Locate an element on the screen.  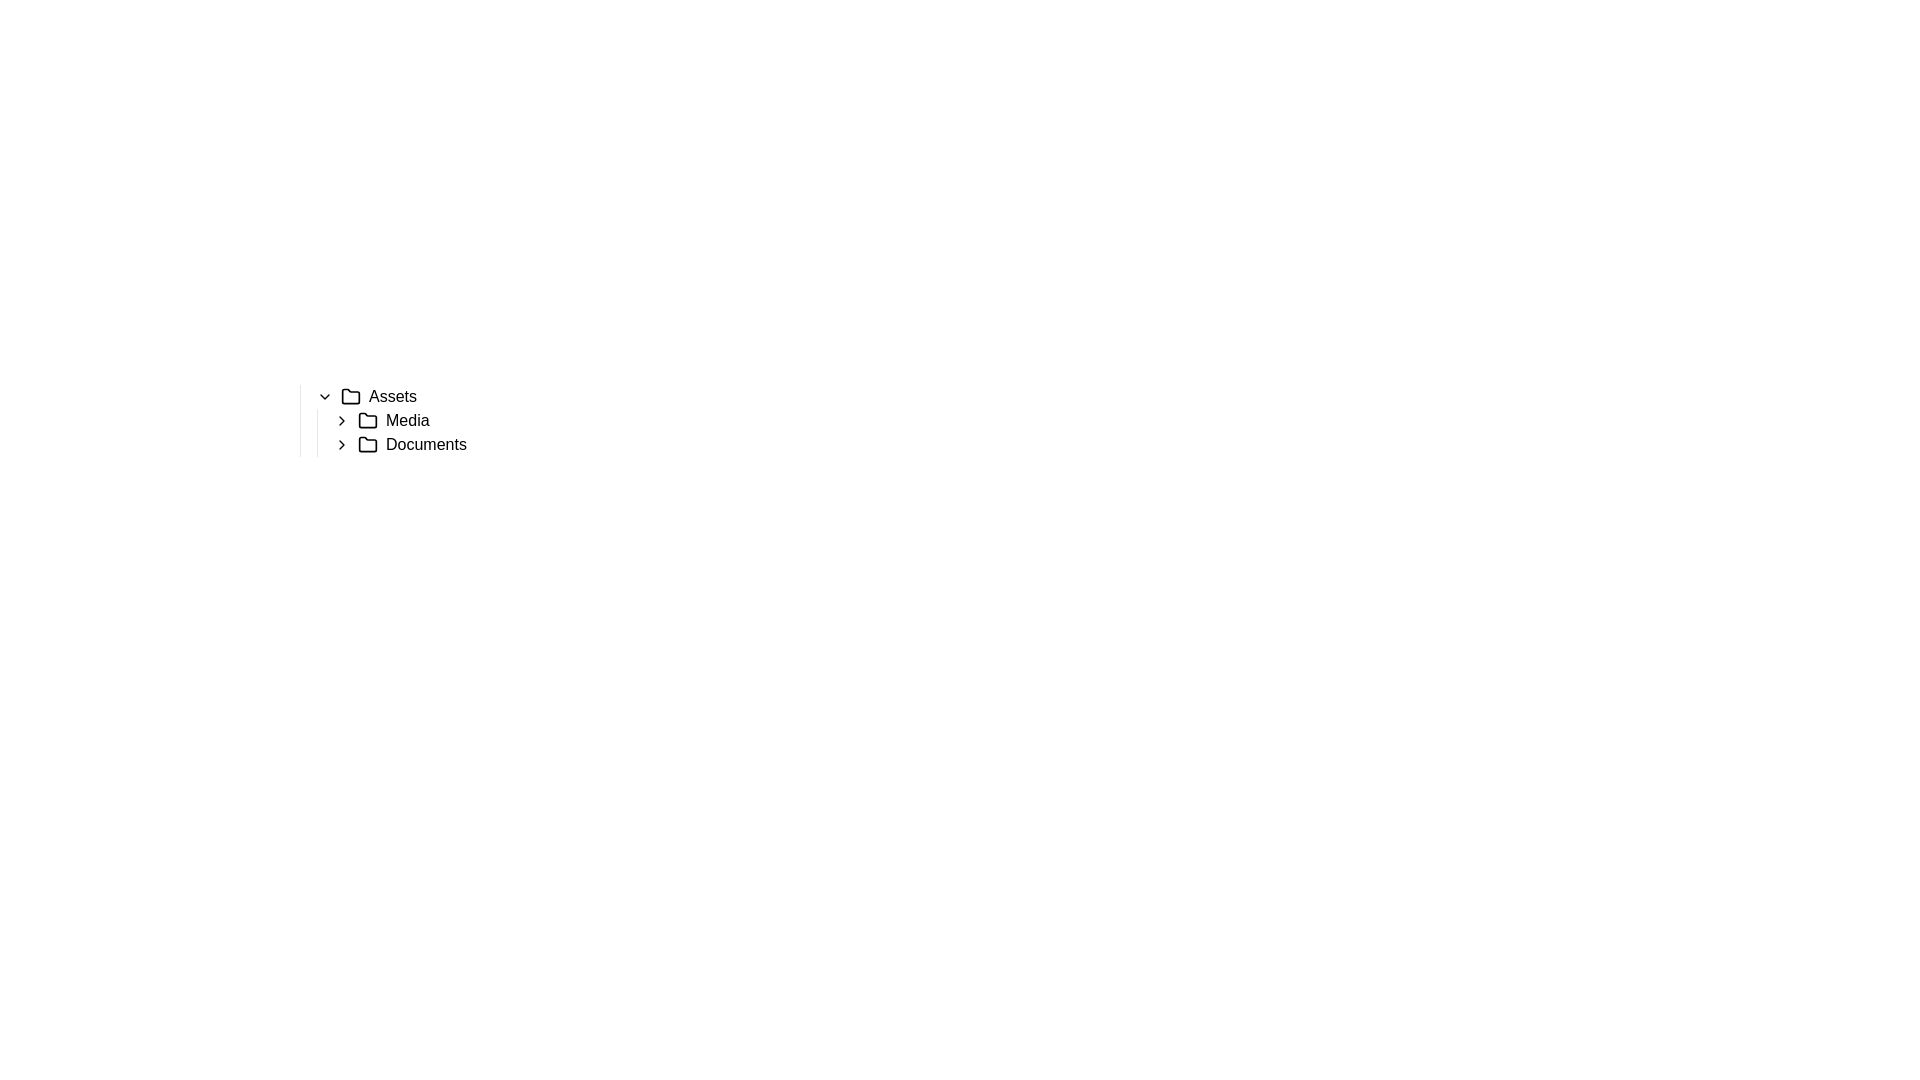
the folder icon located is located at coordinates (368, 419).